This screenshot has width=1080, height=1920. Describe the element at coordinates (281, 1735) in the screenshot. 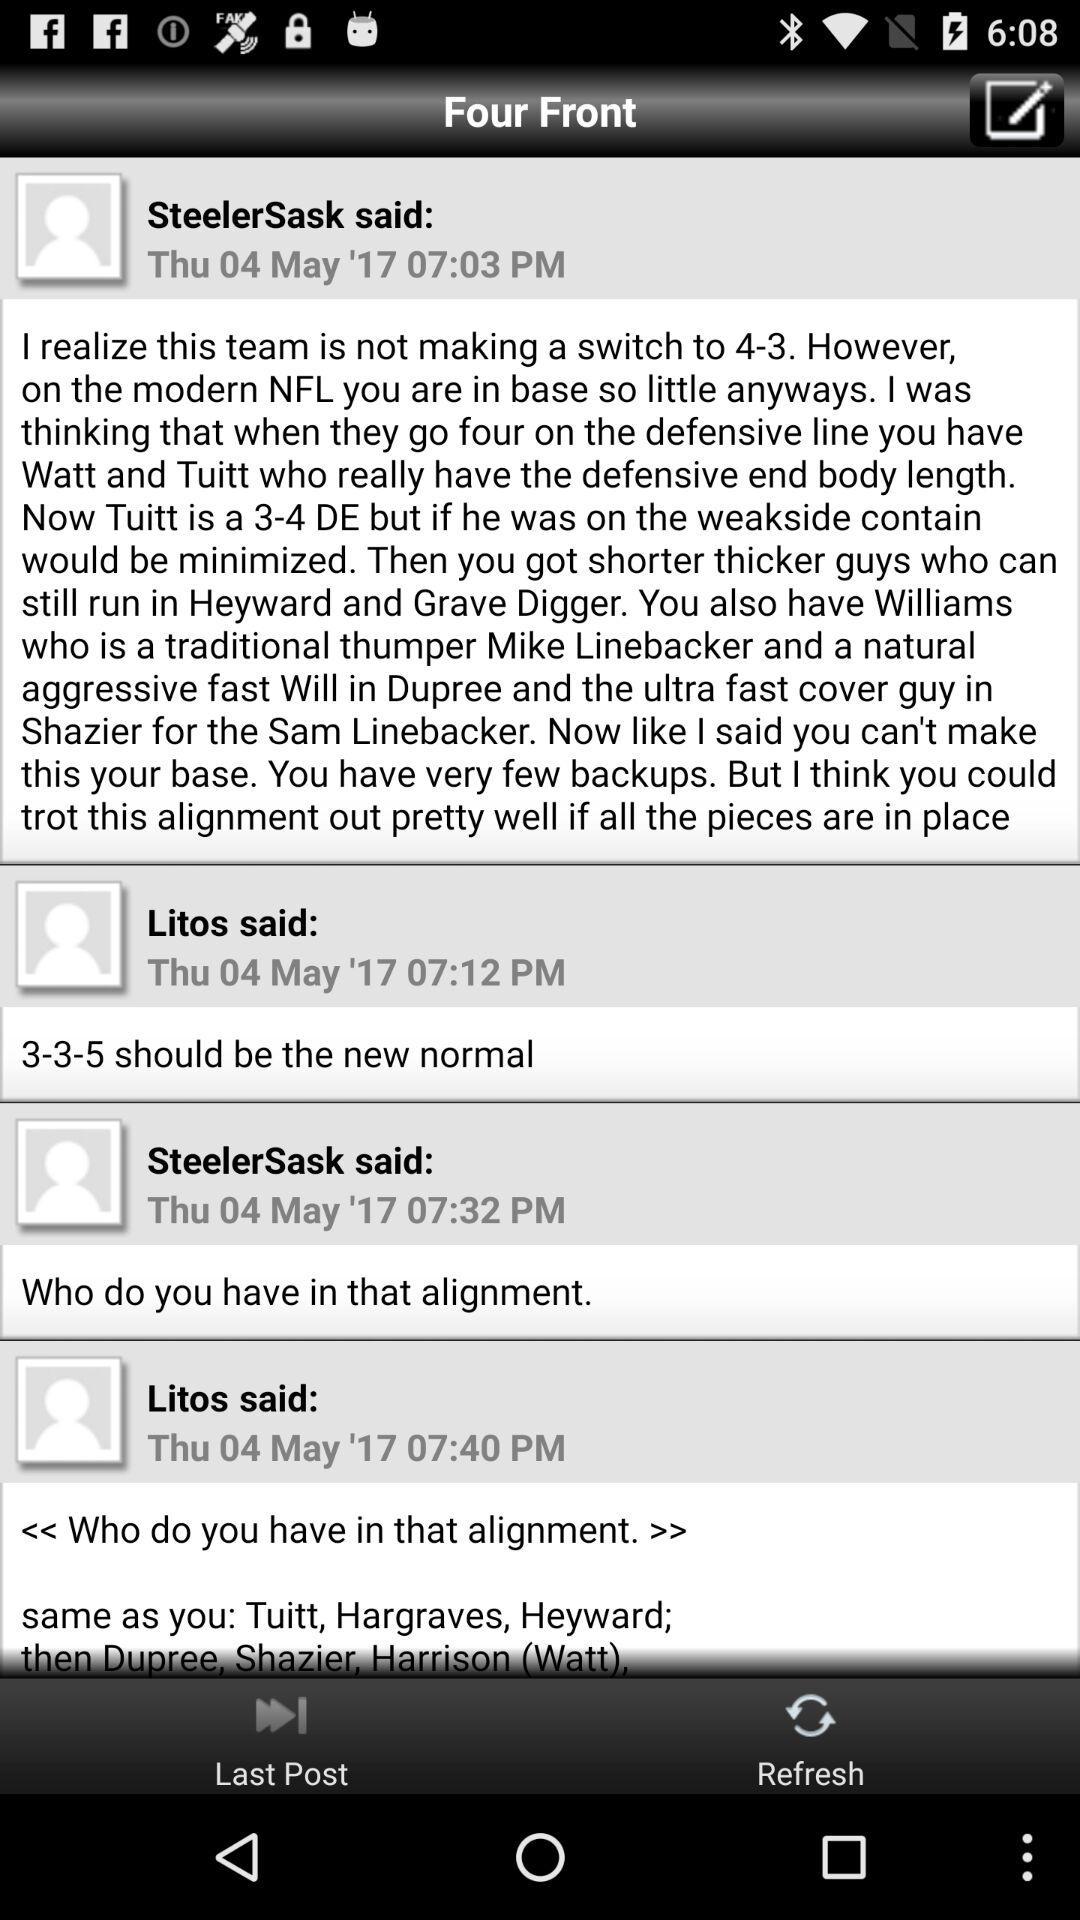

I see `icon below the who do you icon` at that location.